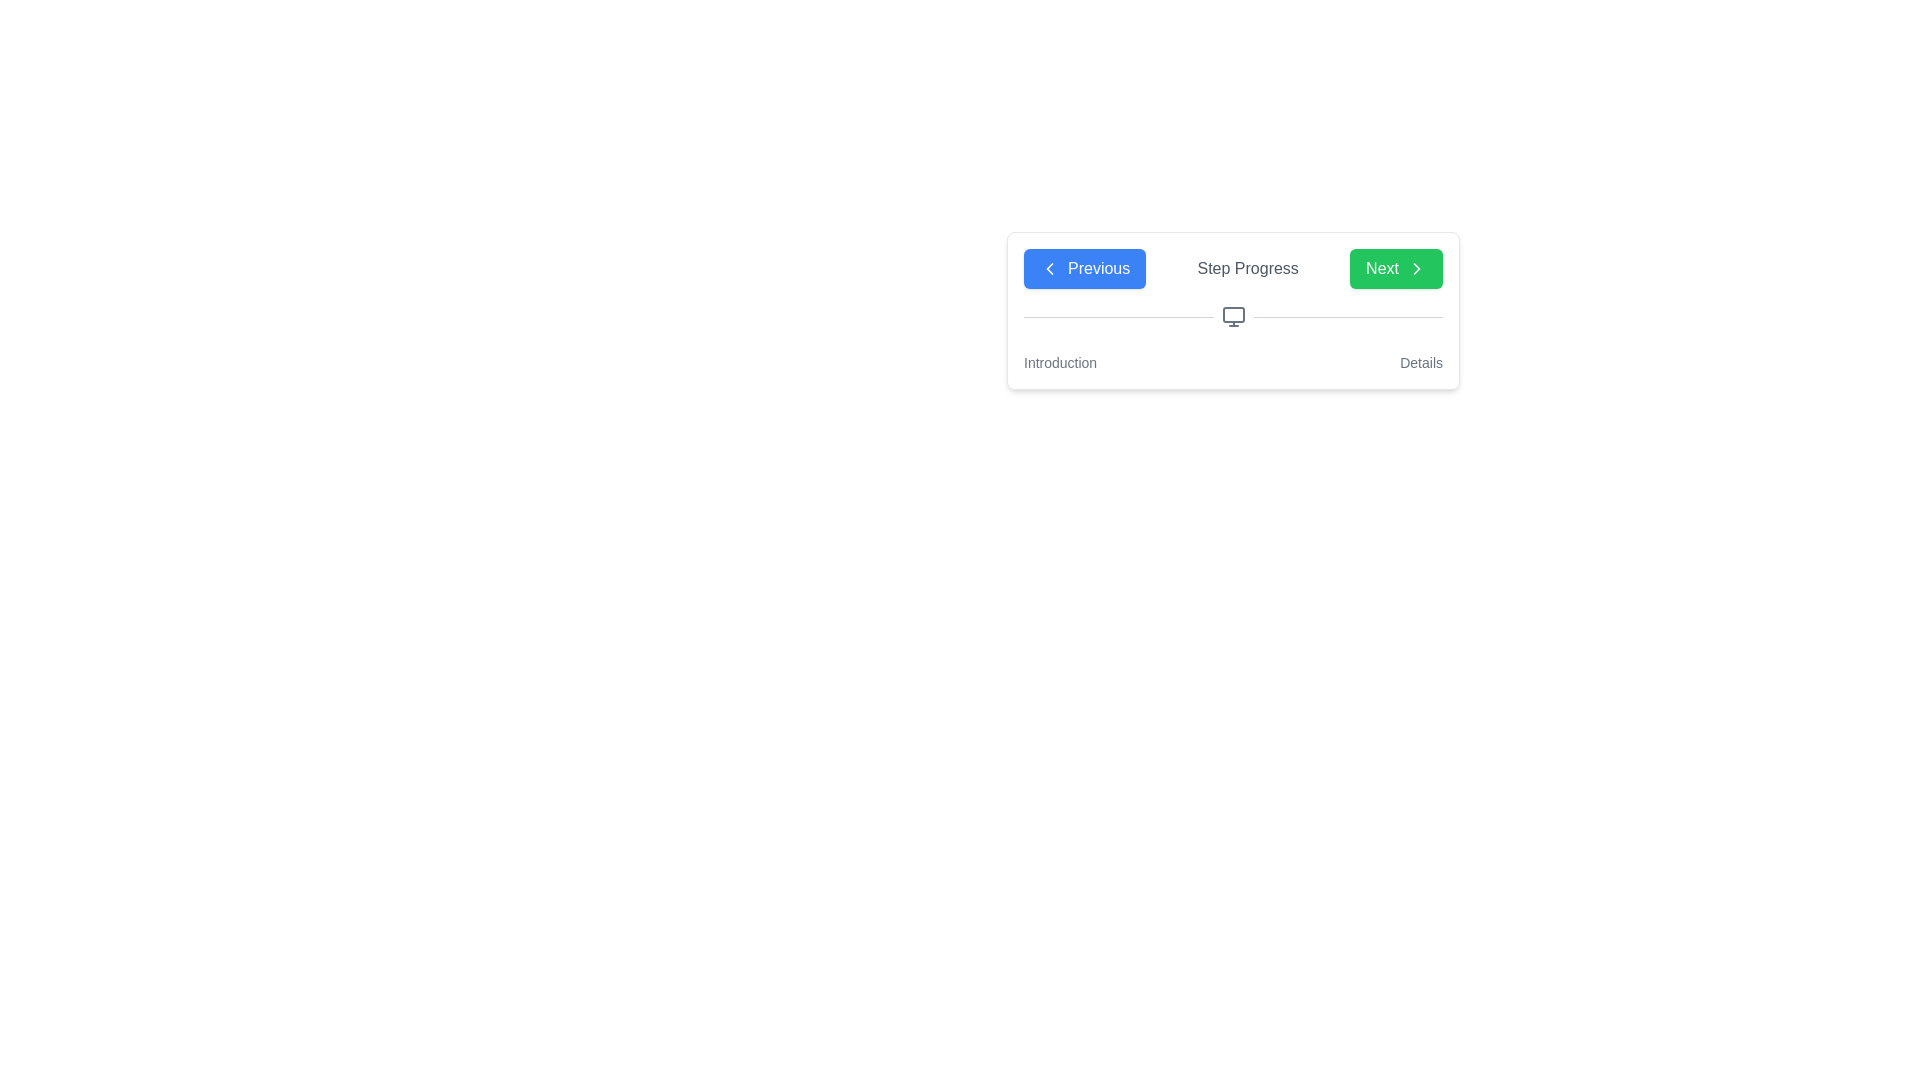 Image resolution: width=1920 pixels, height=1080 pixels. What do you see at coordinates (1232, 268) in the screenshot?
I see `'Step Progress' text located in the center of the Navigation control, which features 'Previous' and 'Next' buttons on either side` at bounding box center [1232, 268].